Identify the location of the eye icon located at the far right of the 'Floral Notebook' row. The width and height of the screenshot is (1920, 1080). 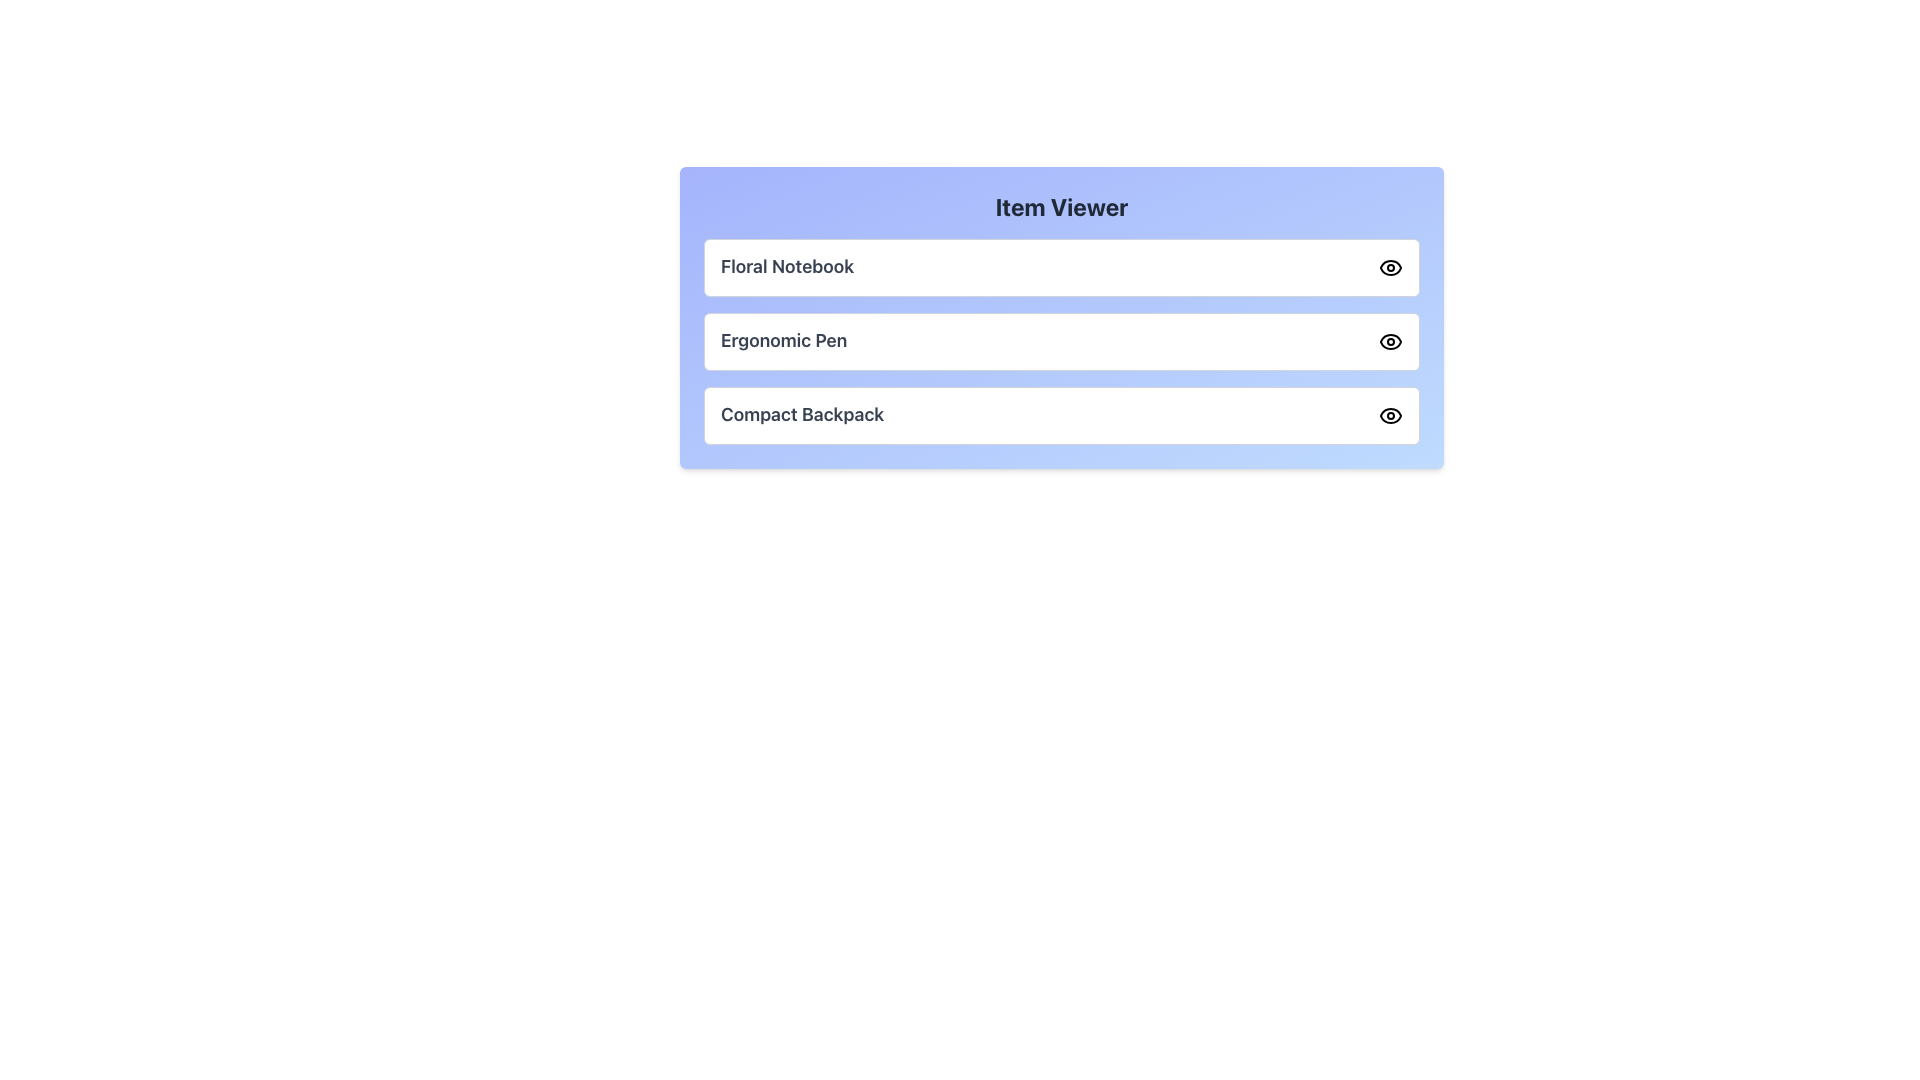
(1390, 266).